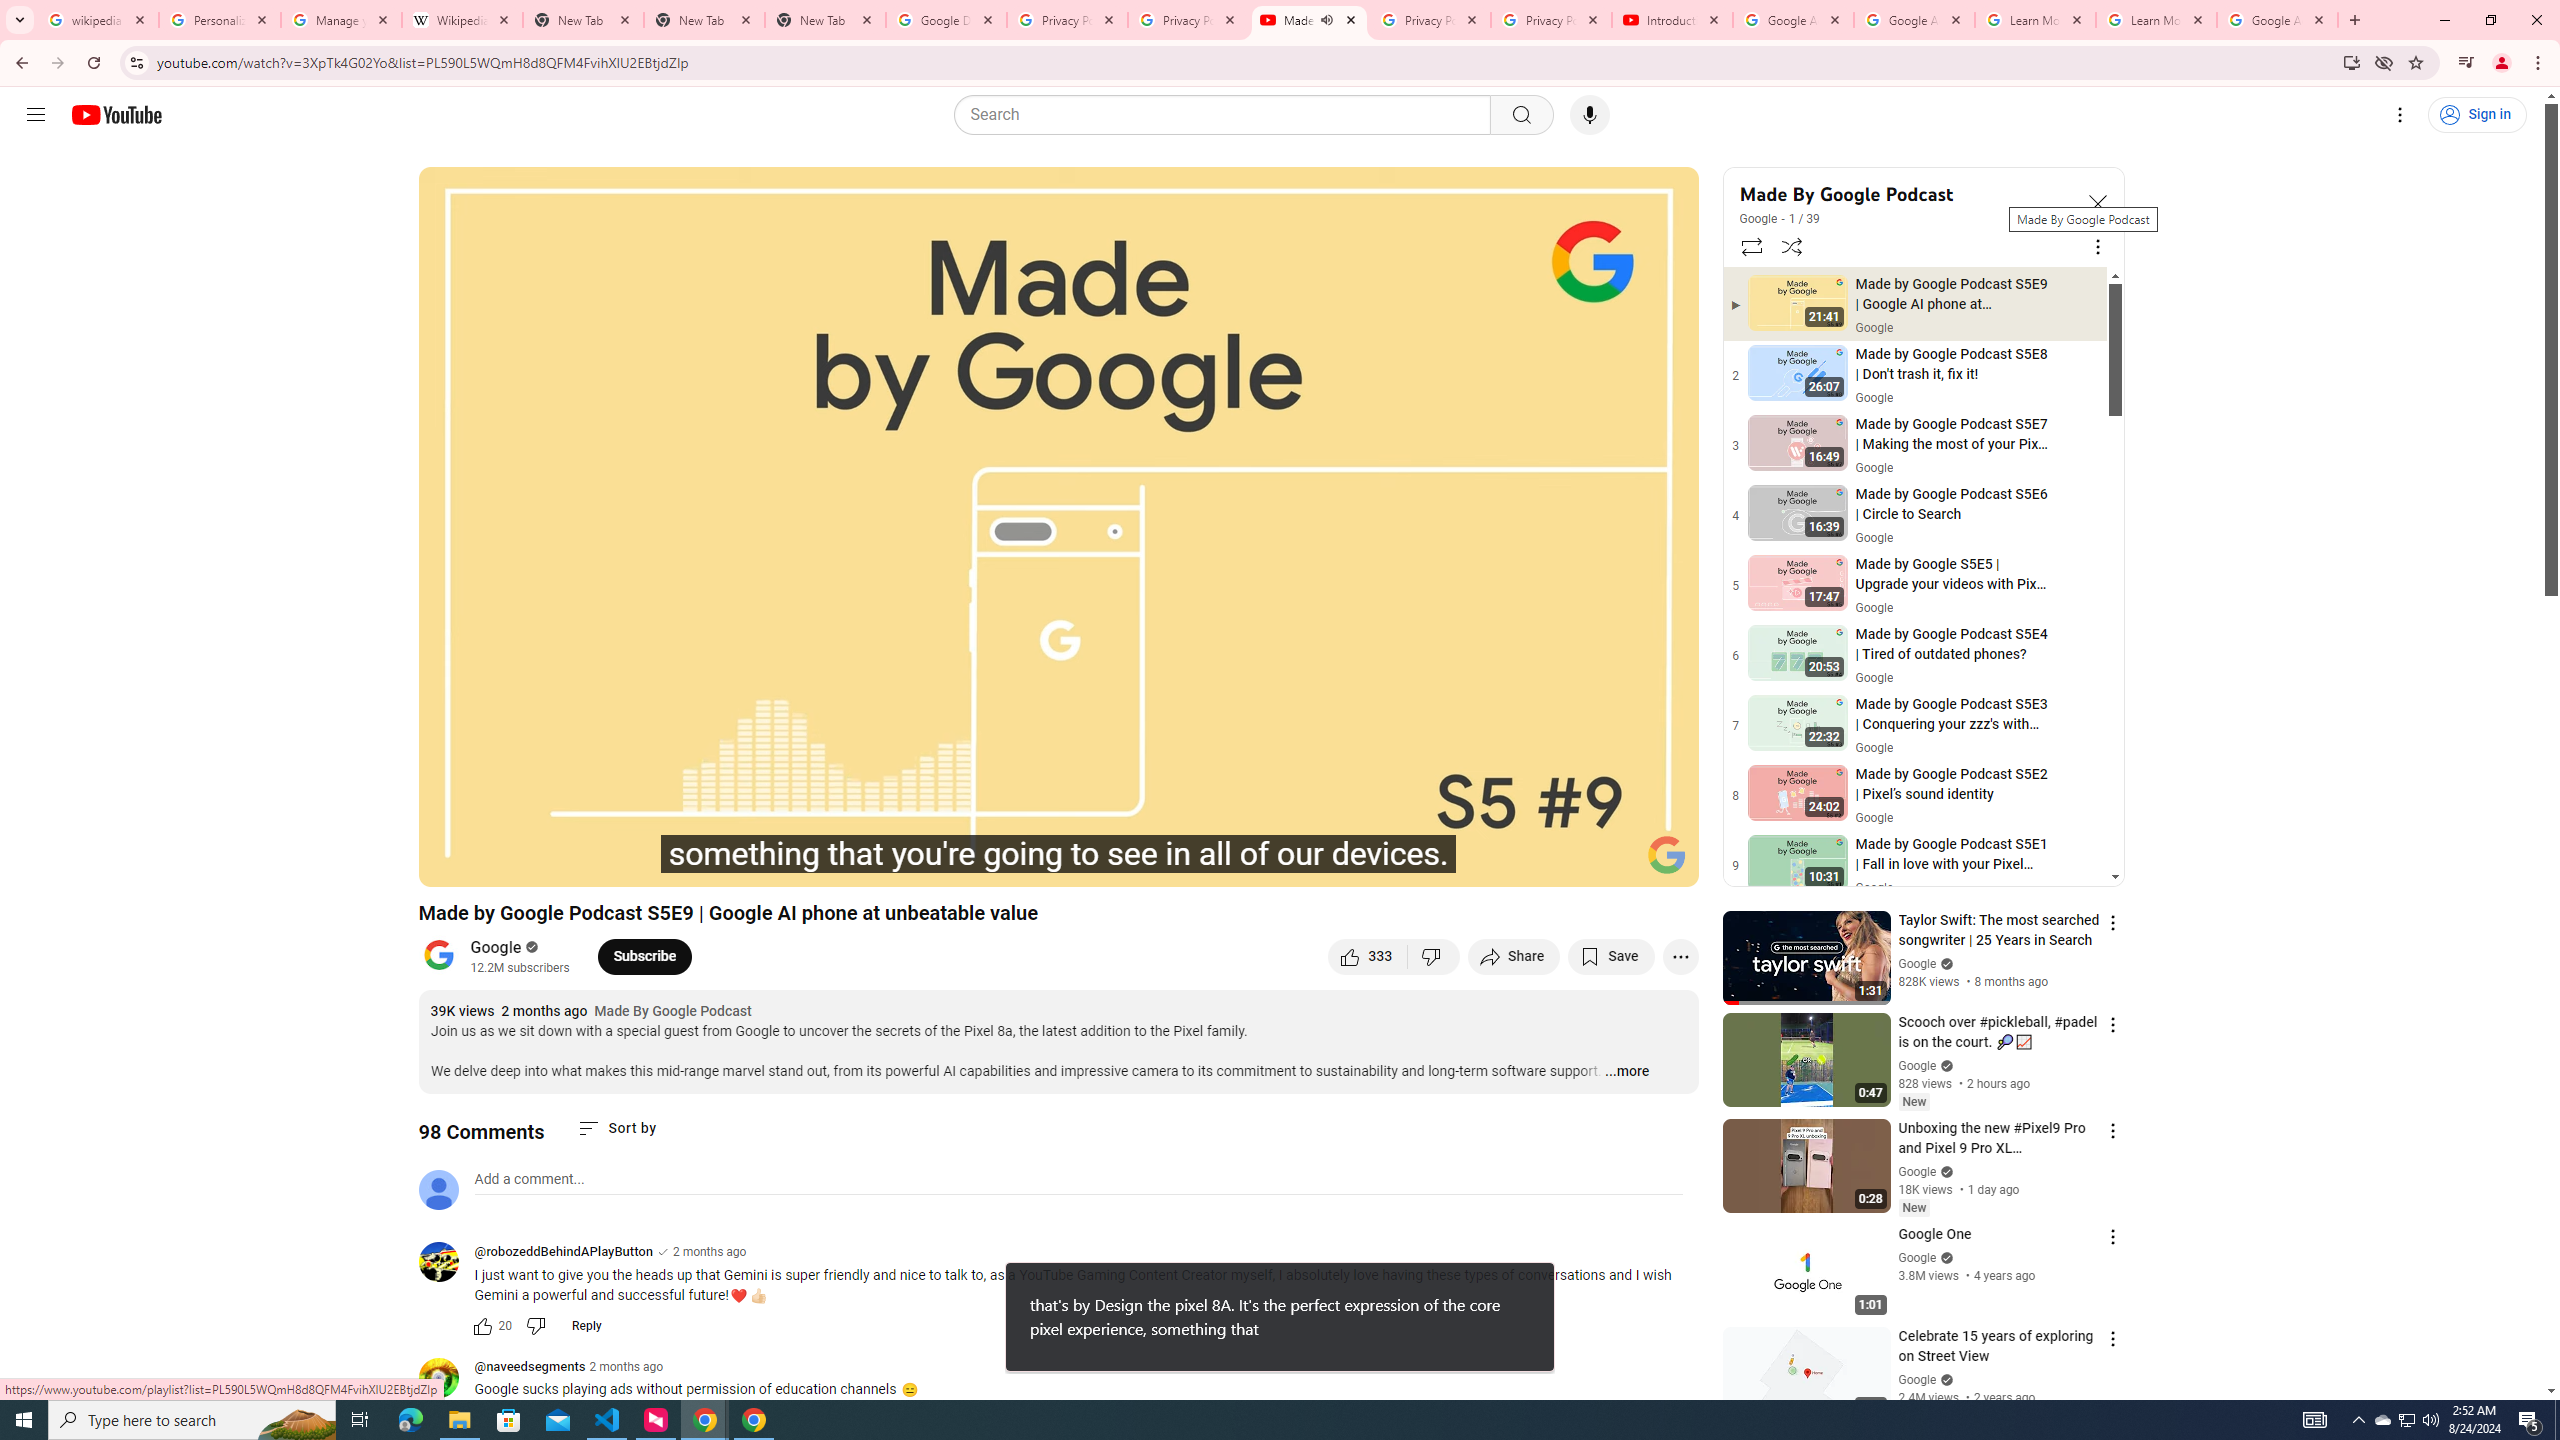 The height and width of the screenshot is (1440, 2560). Describe the element at coordinates (1434, 955) in the screenshot. I see `'Dislike this video'` at that location.